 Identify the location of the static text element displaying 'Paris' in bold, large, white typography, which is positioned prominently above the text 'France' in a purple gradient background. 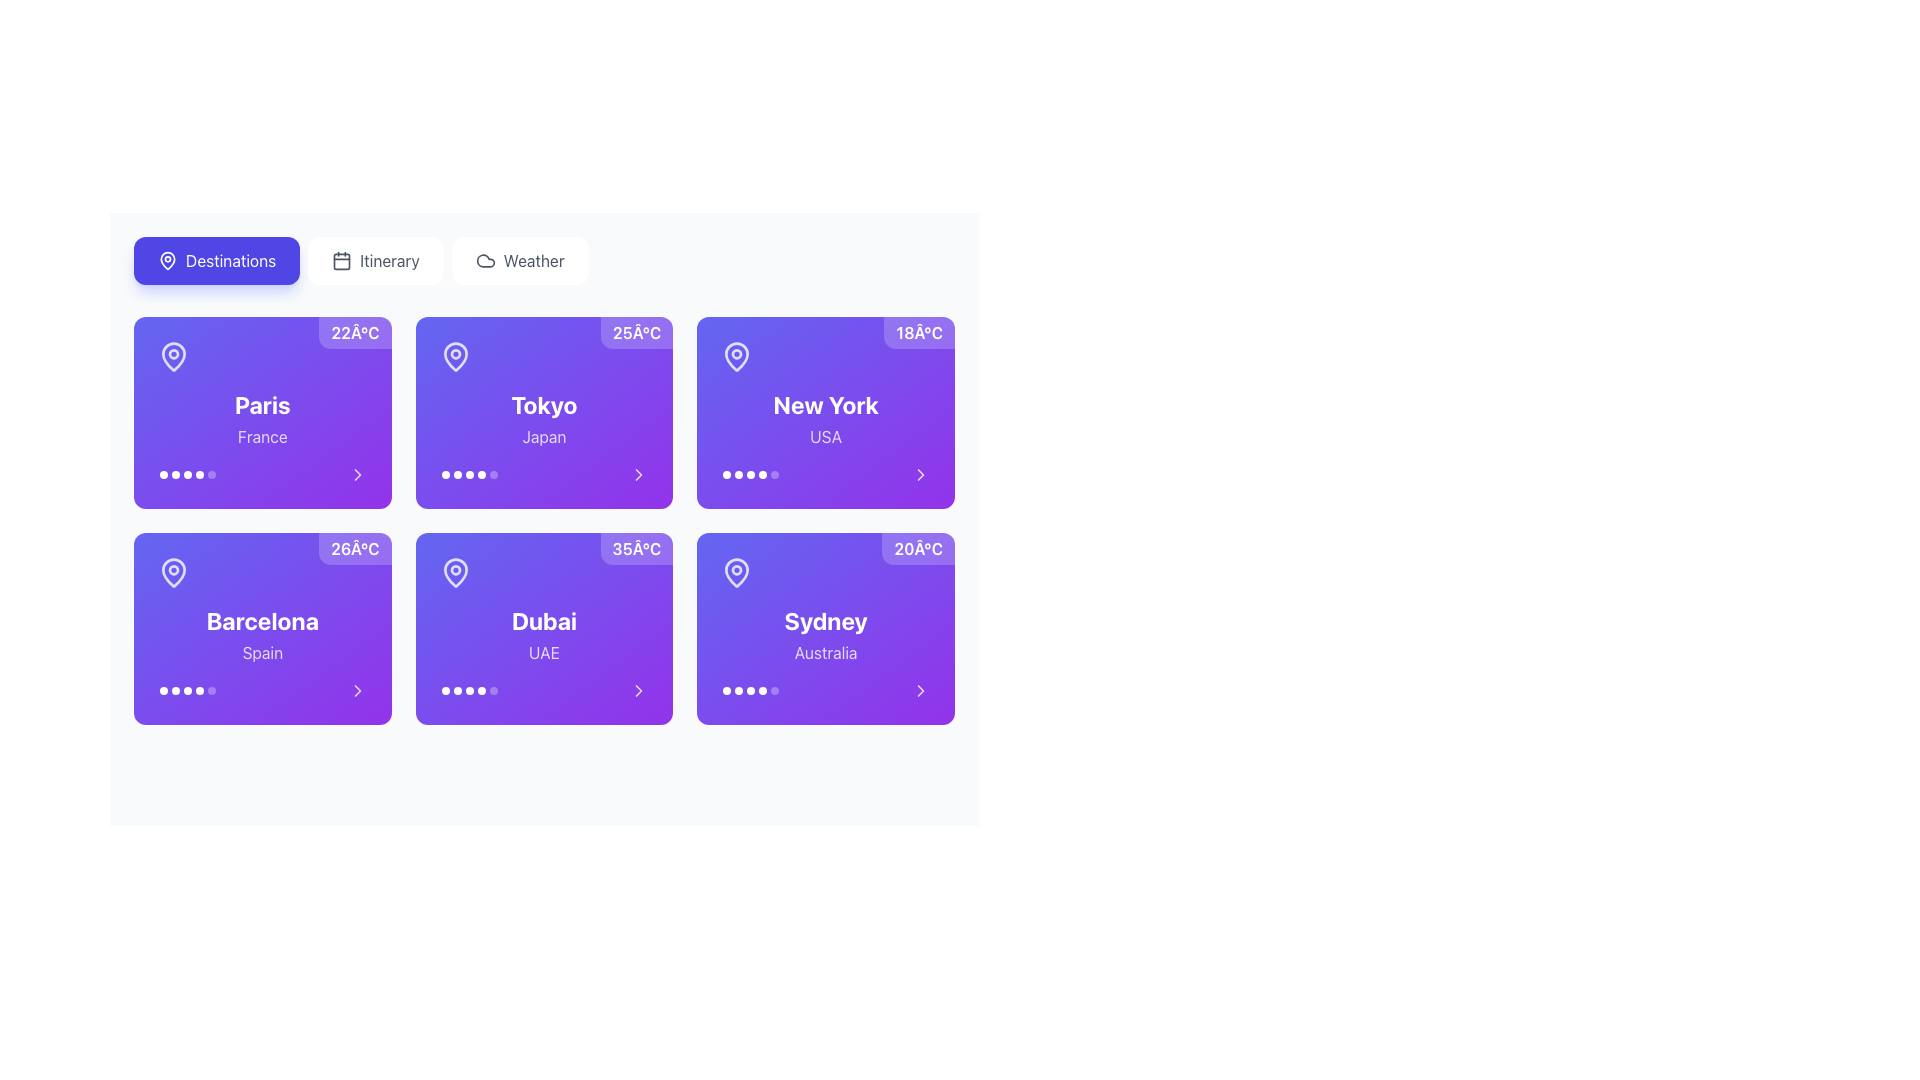
(261, 405).